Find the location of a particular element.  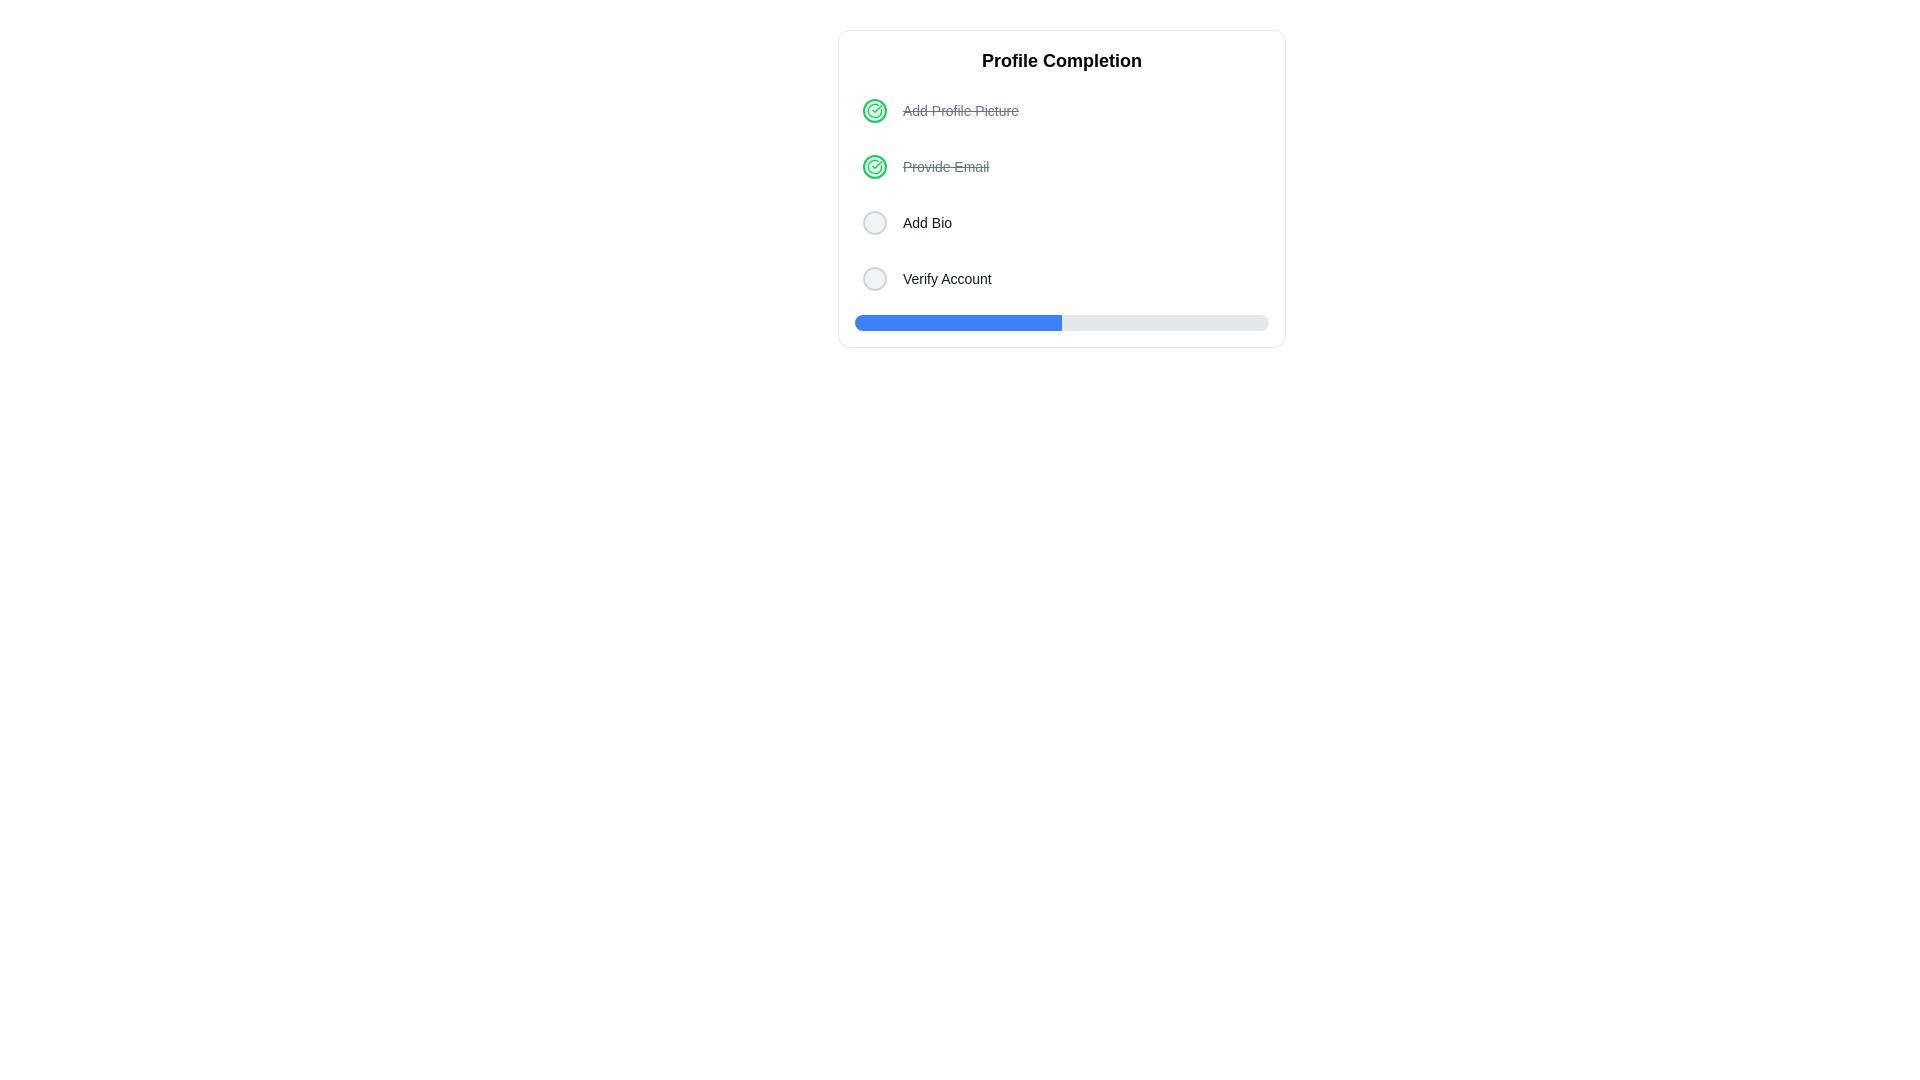

the 'Add Bio' text block in the Profile Completion checklist, which is styled in medium weight, small size, and dark gray color on a light background is located at coordinates (926, 223).